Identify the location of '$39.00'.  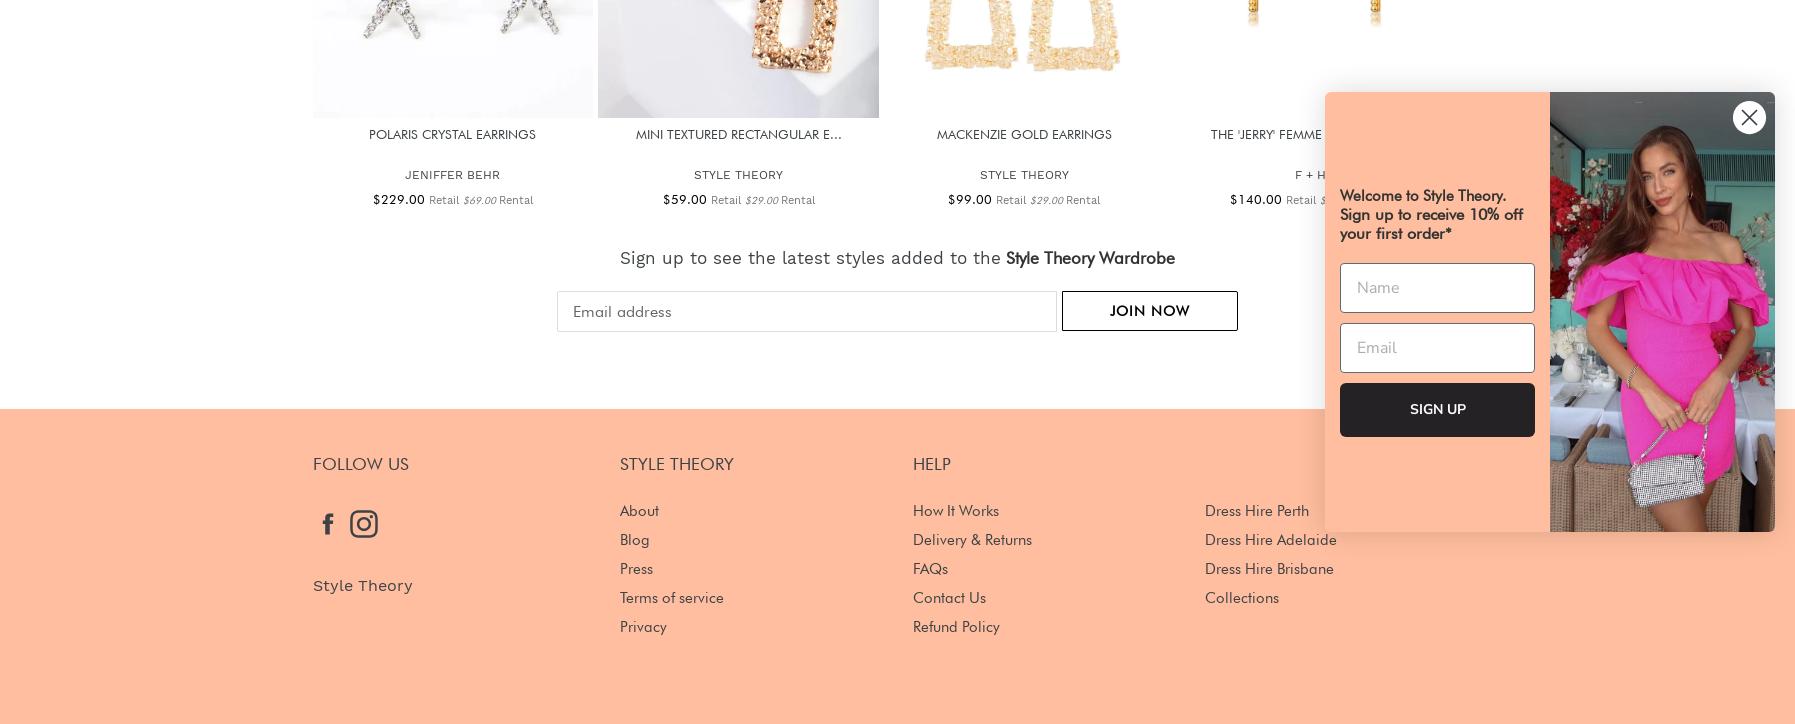
(1336, 199).